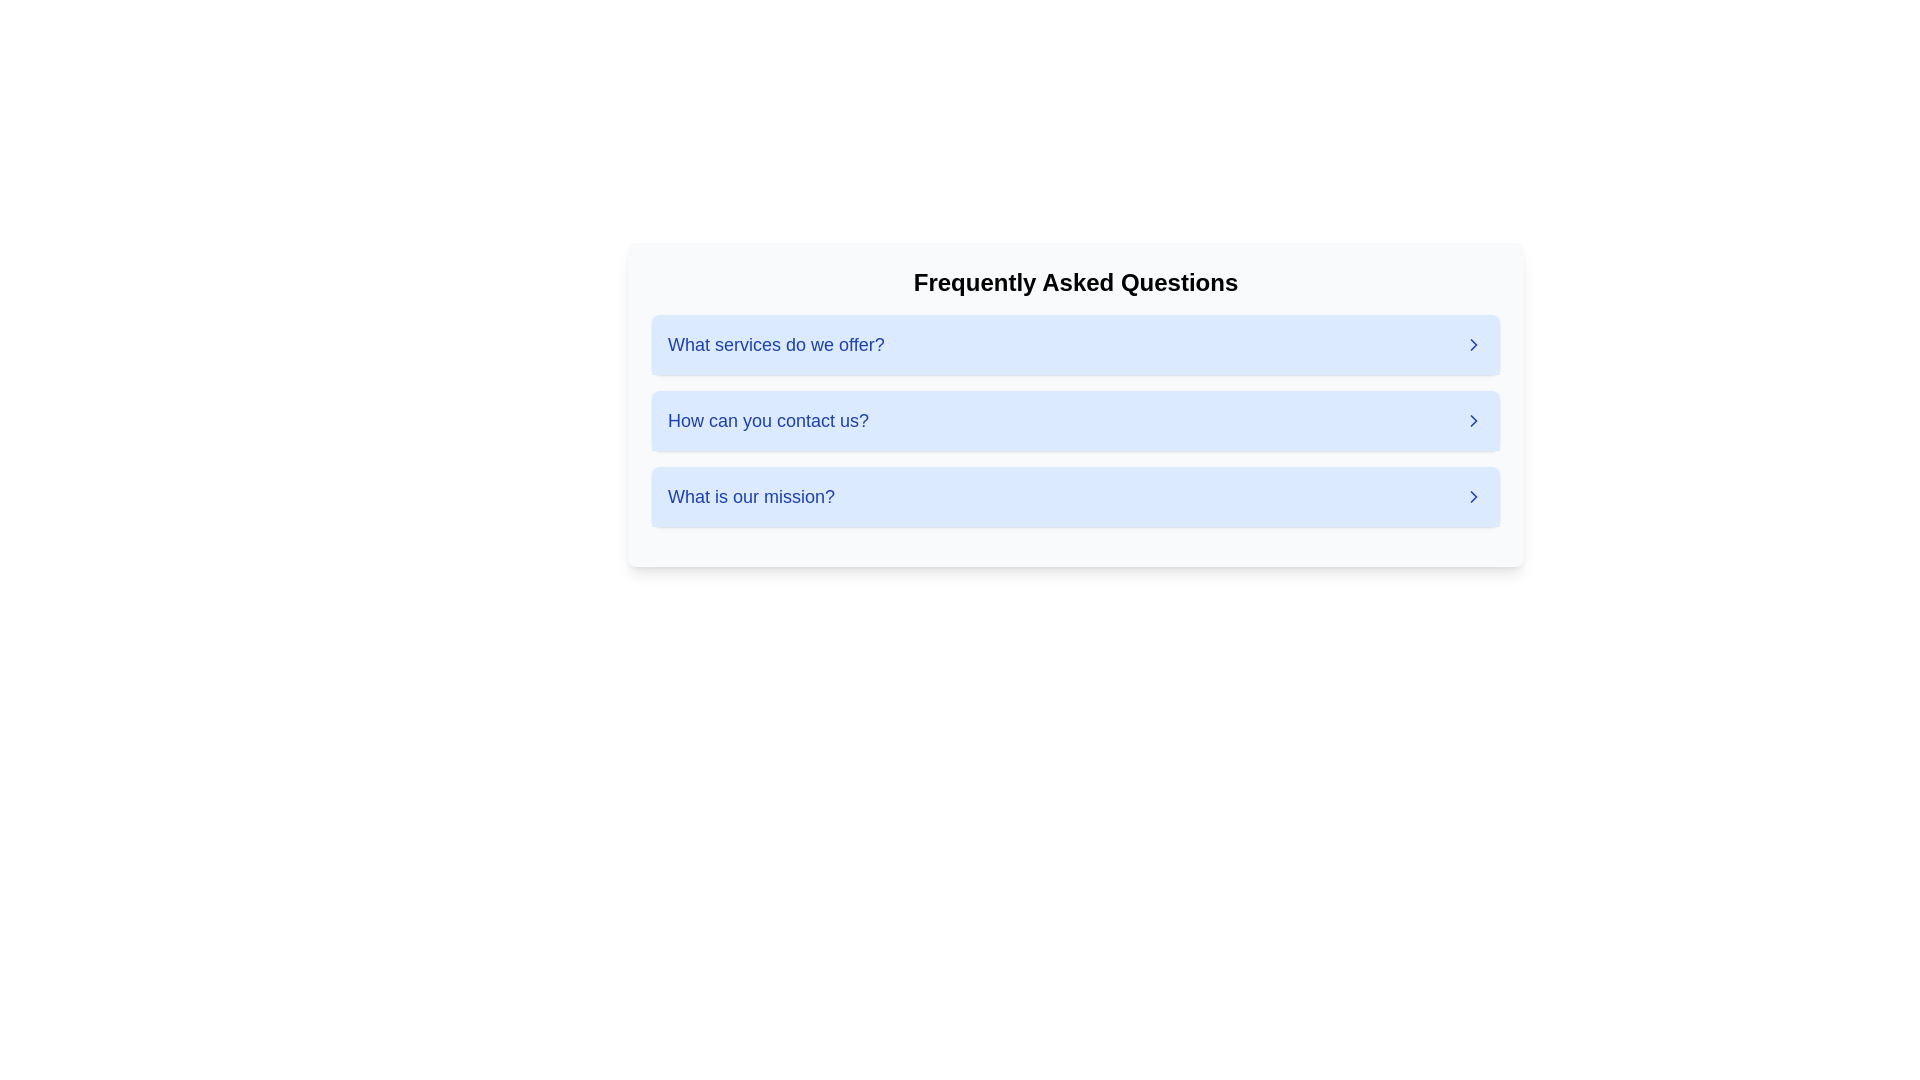  I want to click on text of the title or question prompt located at the center of the blue-highlighted section in the top section of a vertically-stacked list, so click(775, 343).